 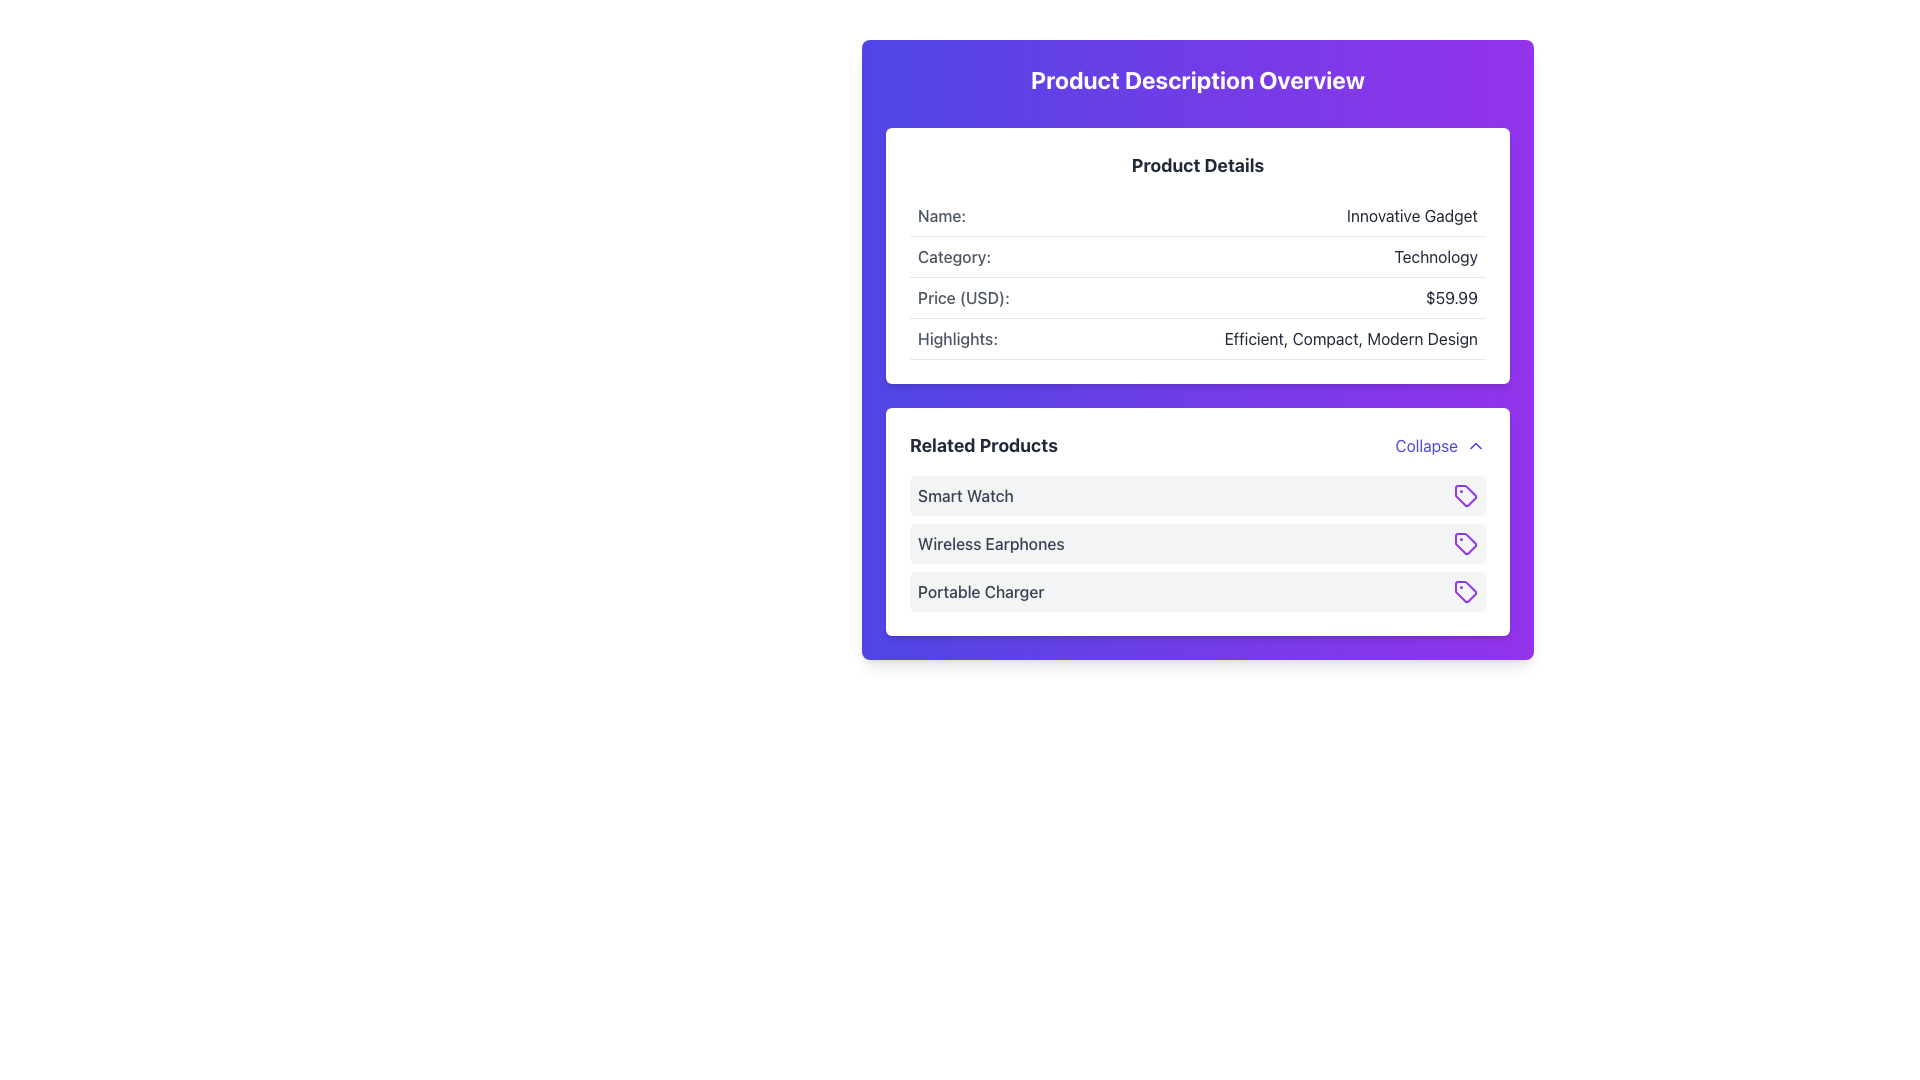 What do you see at coordinates (1351, 338) in the screenshot?
I see `the text label displaying 'Efficient, Compact, Modern Design' in dark gray font within the 'Product Details' section, adjacent to the 'Highlights:' label` at bounding box center [1351, 338].